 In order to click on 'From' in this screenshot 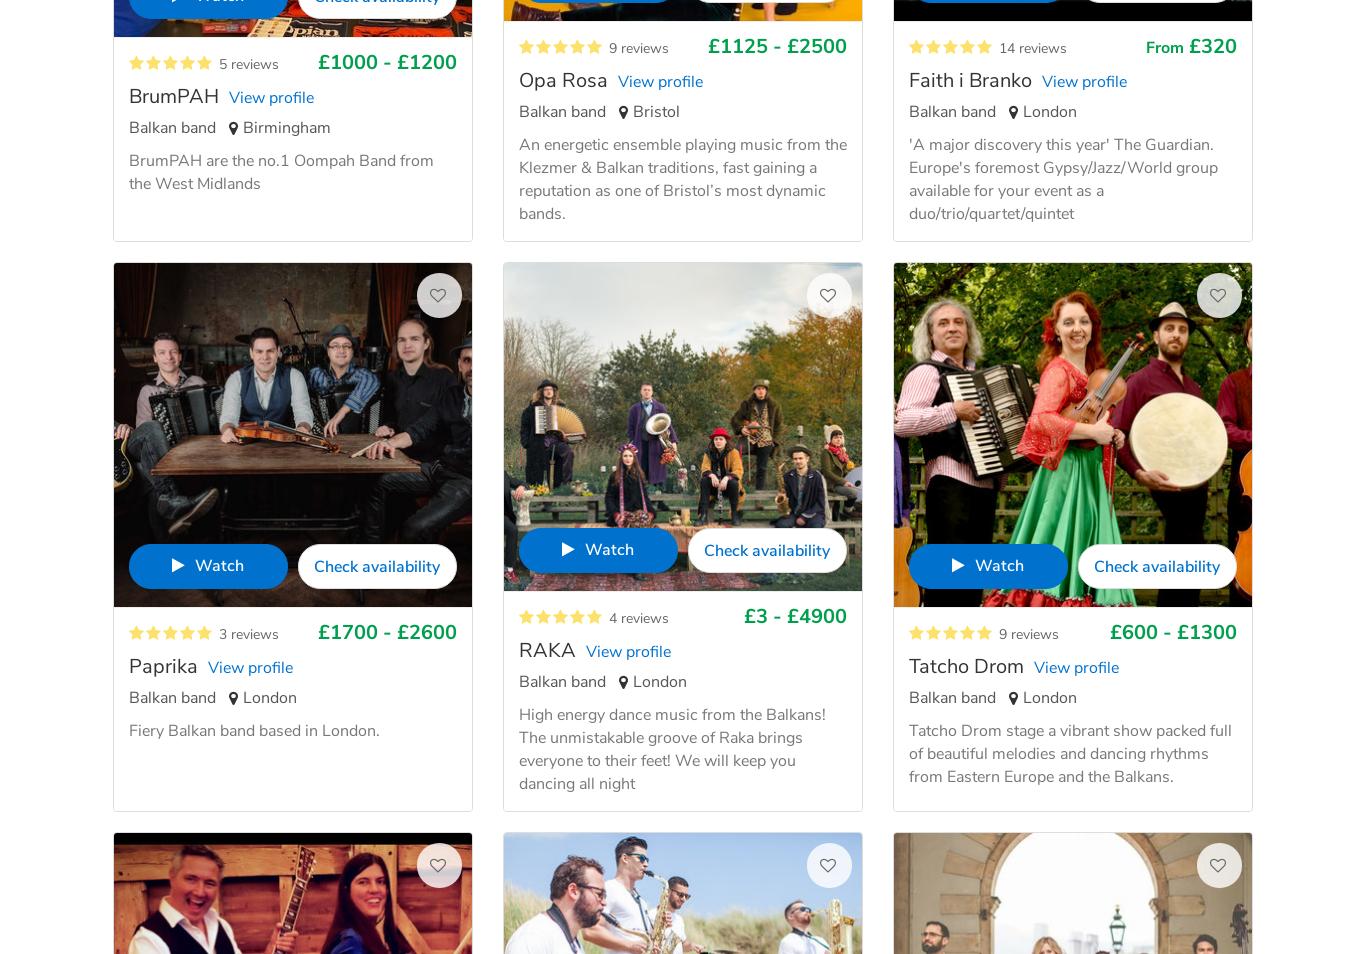, I will do `click(1145, 46)`.